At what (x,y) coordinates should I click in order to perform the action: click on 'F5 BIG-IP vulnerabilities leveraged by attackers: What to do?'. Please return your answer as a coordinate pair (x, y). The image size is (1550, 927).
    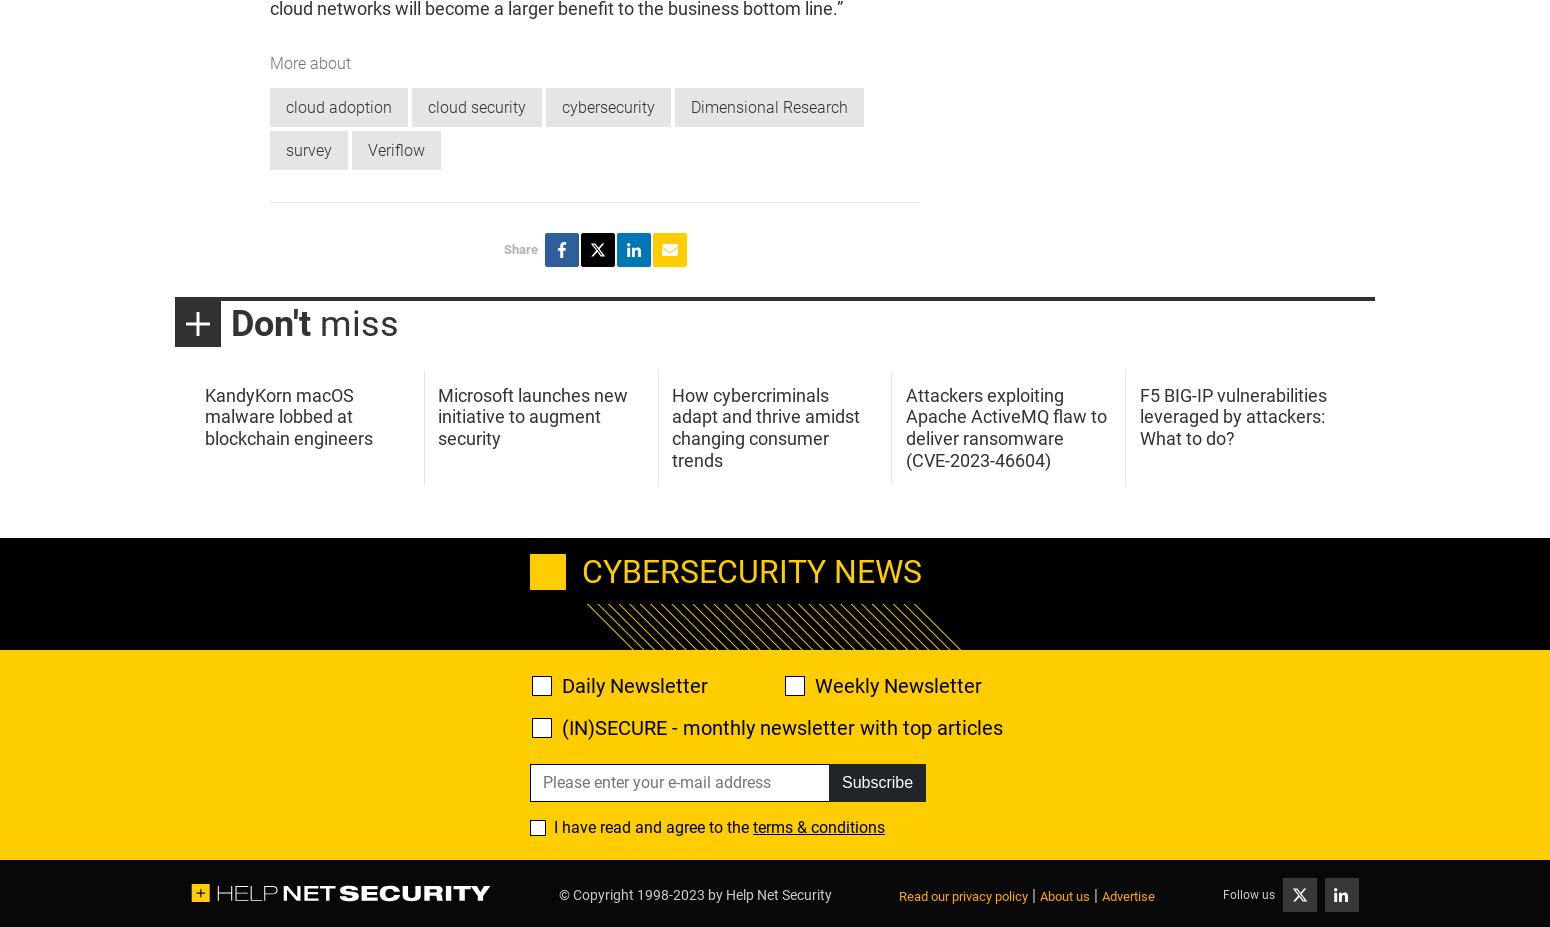
    Looking at the image, I should click on (1232, 415).